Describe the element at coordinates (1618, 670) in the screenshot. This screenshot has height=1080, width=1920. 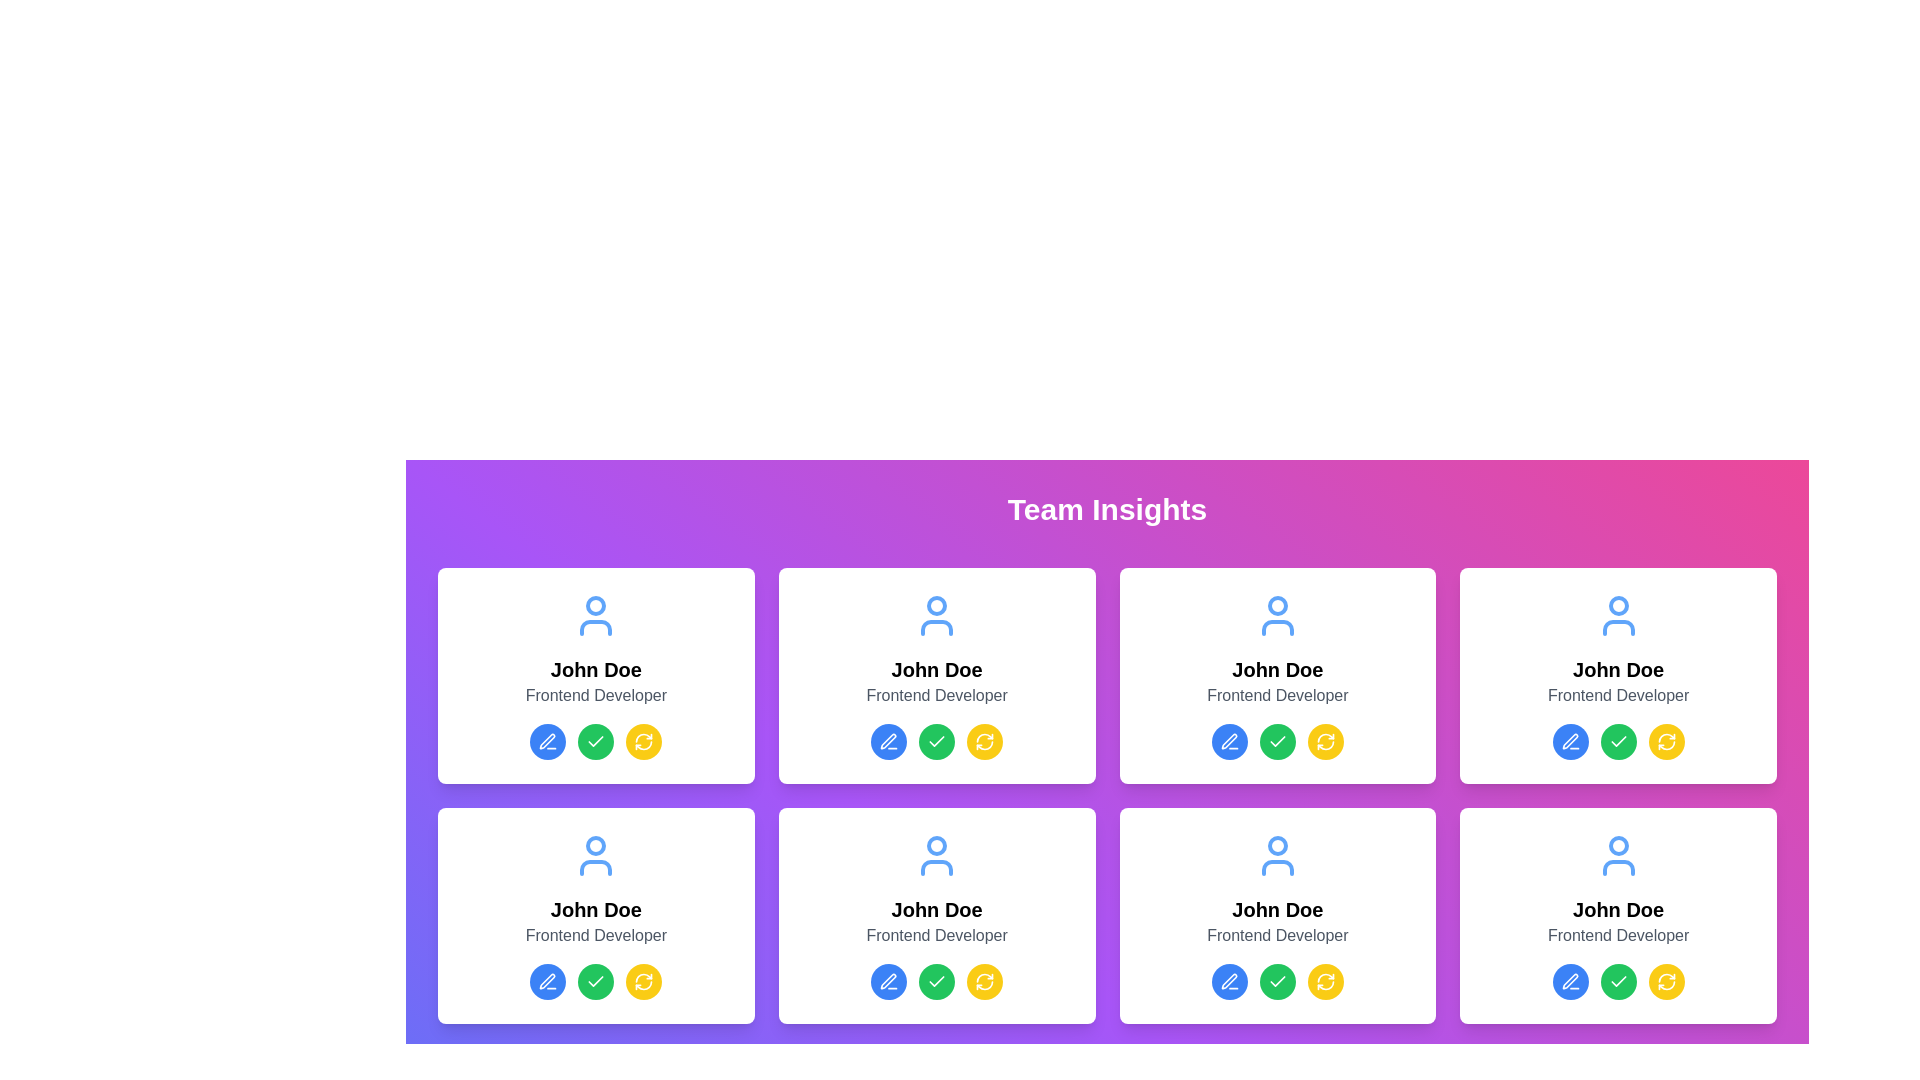
I see `the bold text 'John Doe' located in the top row, third card of the grid layout, which is centered below the user icon and above the title 'Frontend Developer'` at that location.